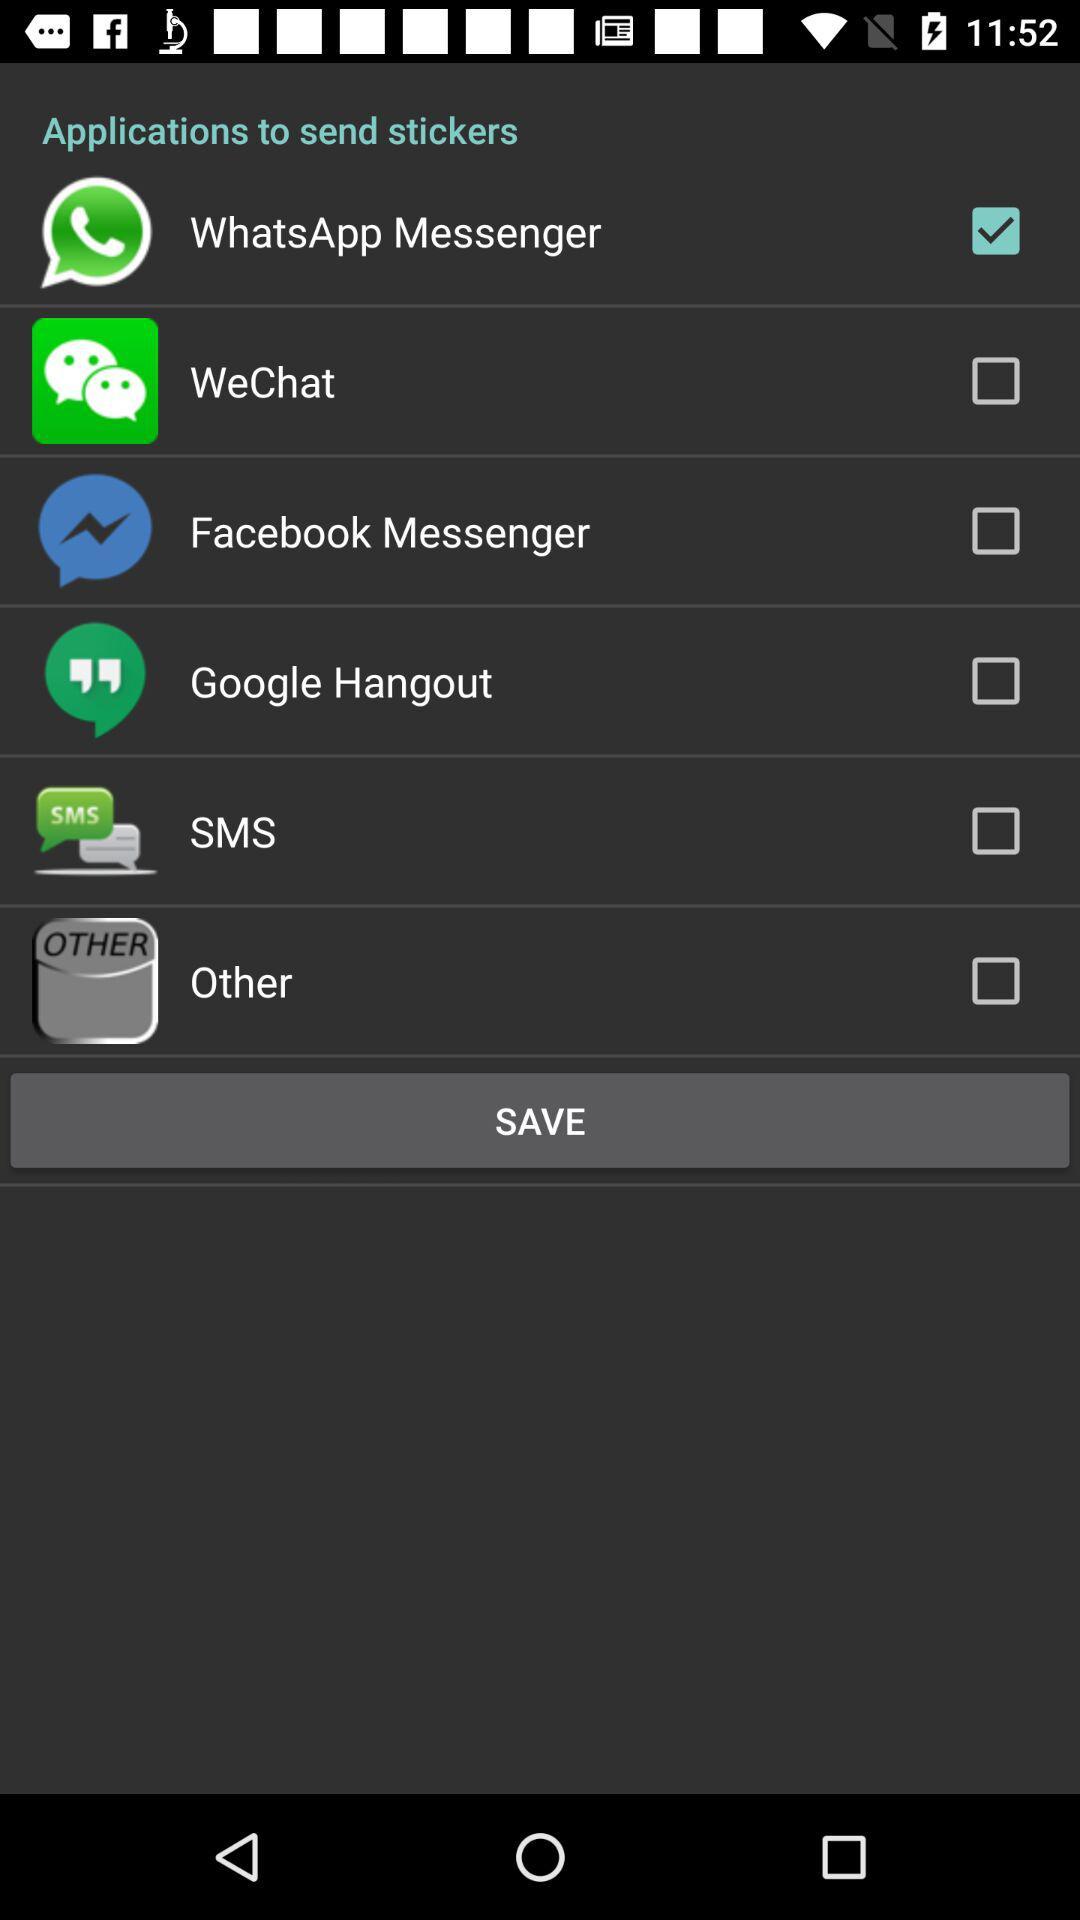 The width and height of the screenshot is (1080, 1920). I want to click on the whatsapp messenger app, so click(395, 230).